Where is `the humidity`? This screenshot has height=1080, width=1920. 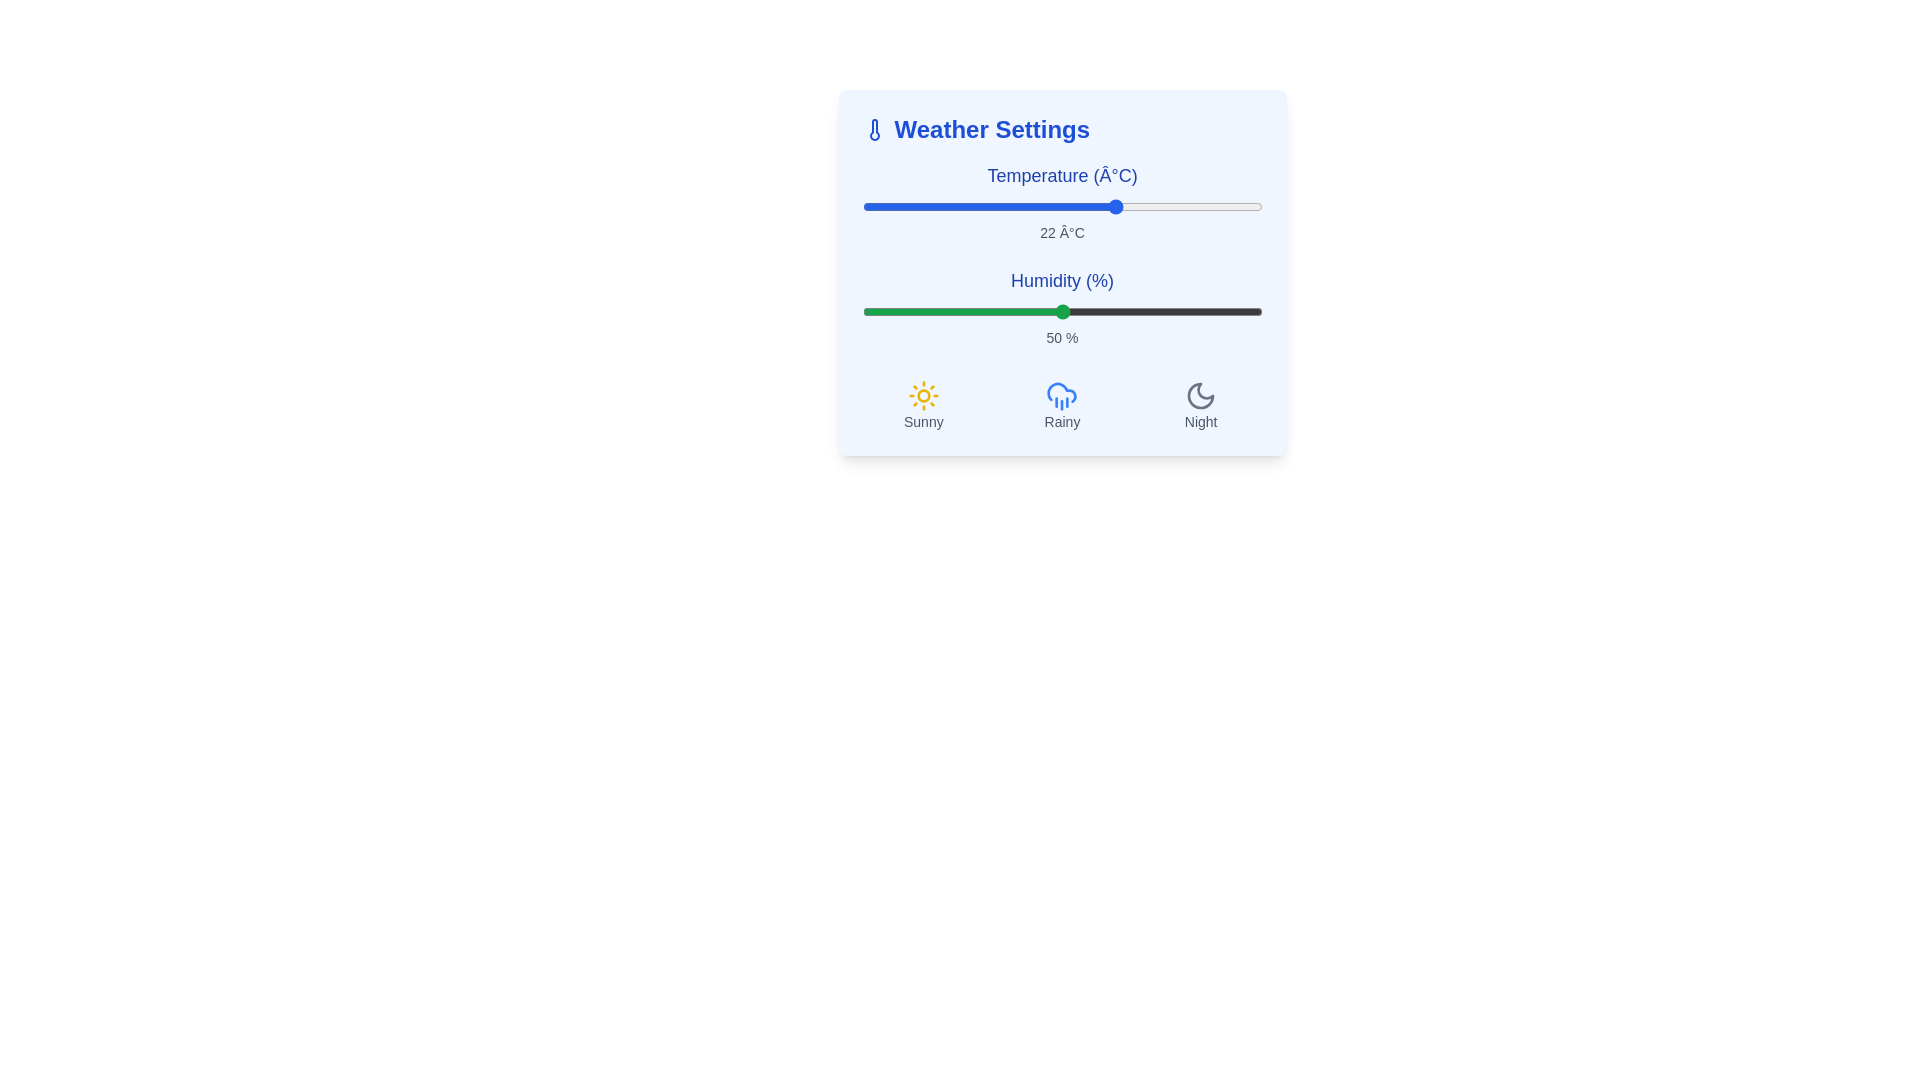
the humidity is located at coordinates (1126, 312).